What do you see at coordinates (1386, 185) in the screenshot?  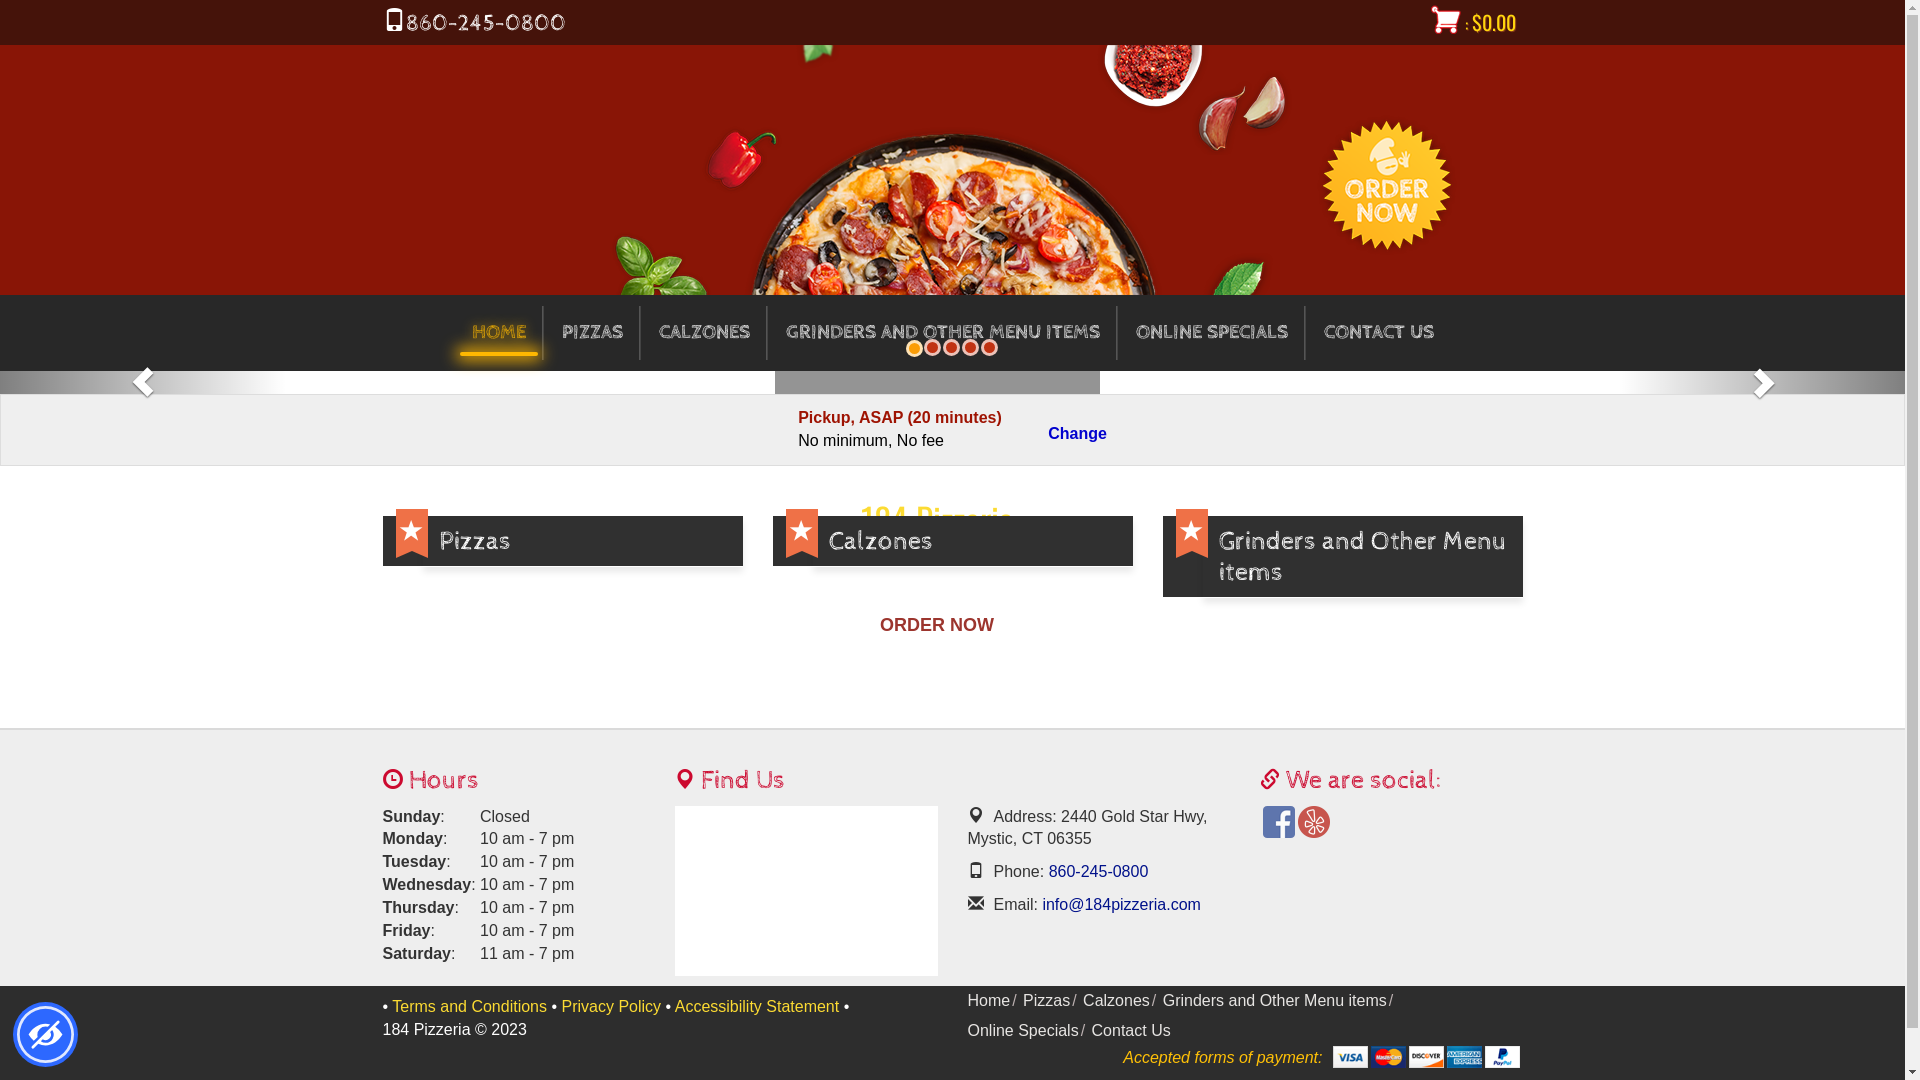 I see `'Order Now'` at bounding box center [1386, 185].